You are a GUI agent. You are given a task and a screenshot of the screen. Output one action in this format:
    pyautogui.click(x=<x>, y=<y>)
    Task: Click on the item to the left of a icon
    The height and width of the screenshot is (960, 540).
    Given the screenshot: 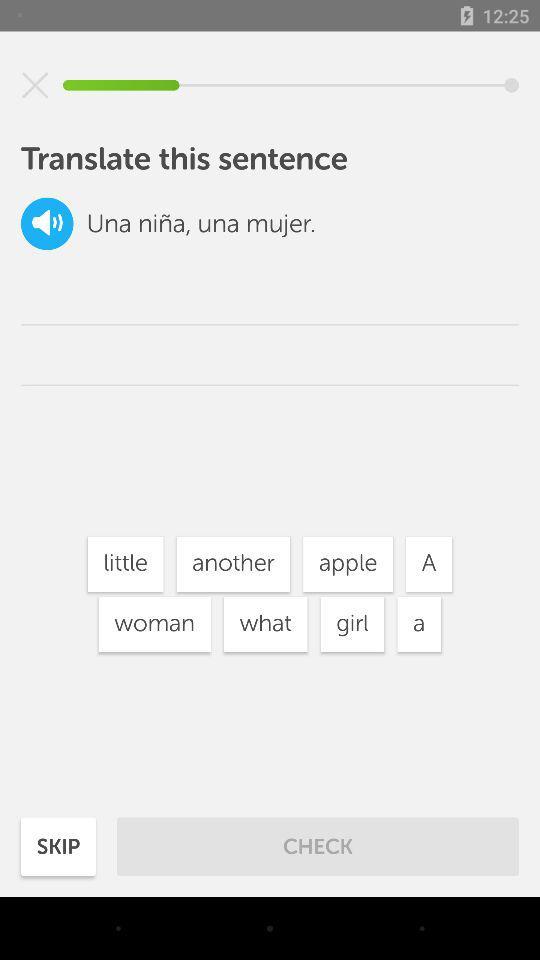 What is the action you would take?
    pyautogui.click(x=347, y=564)
    